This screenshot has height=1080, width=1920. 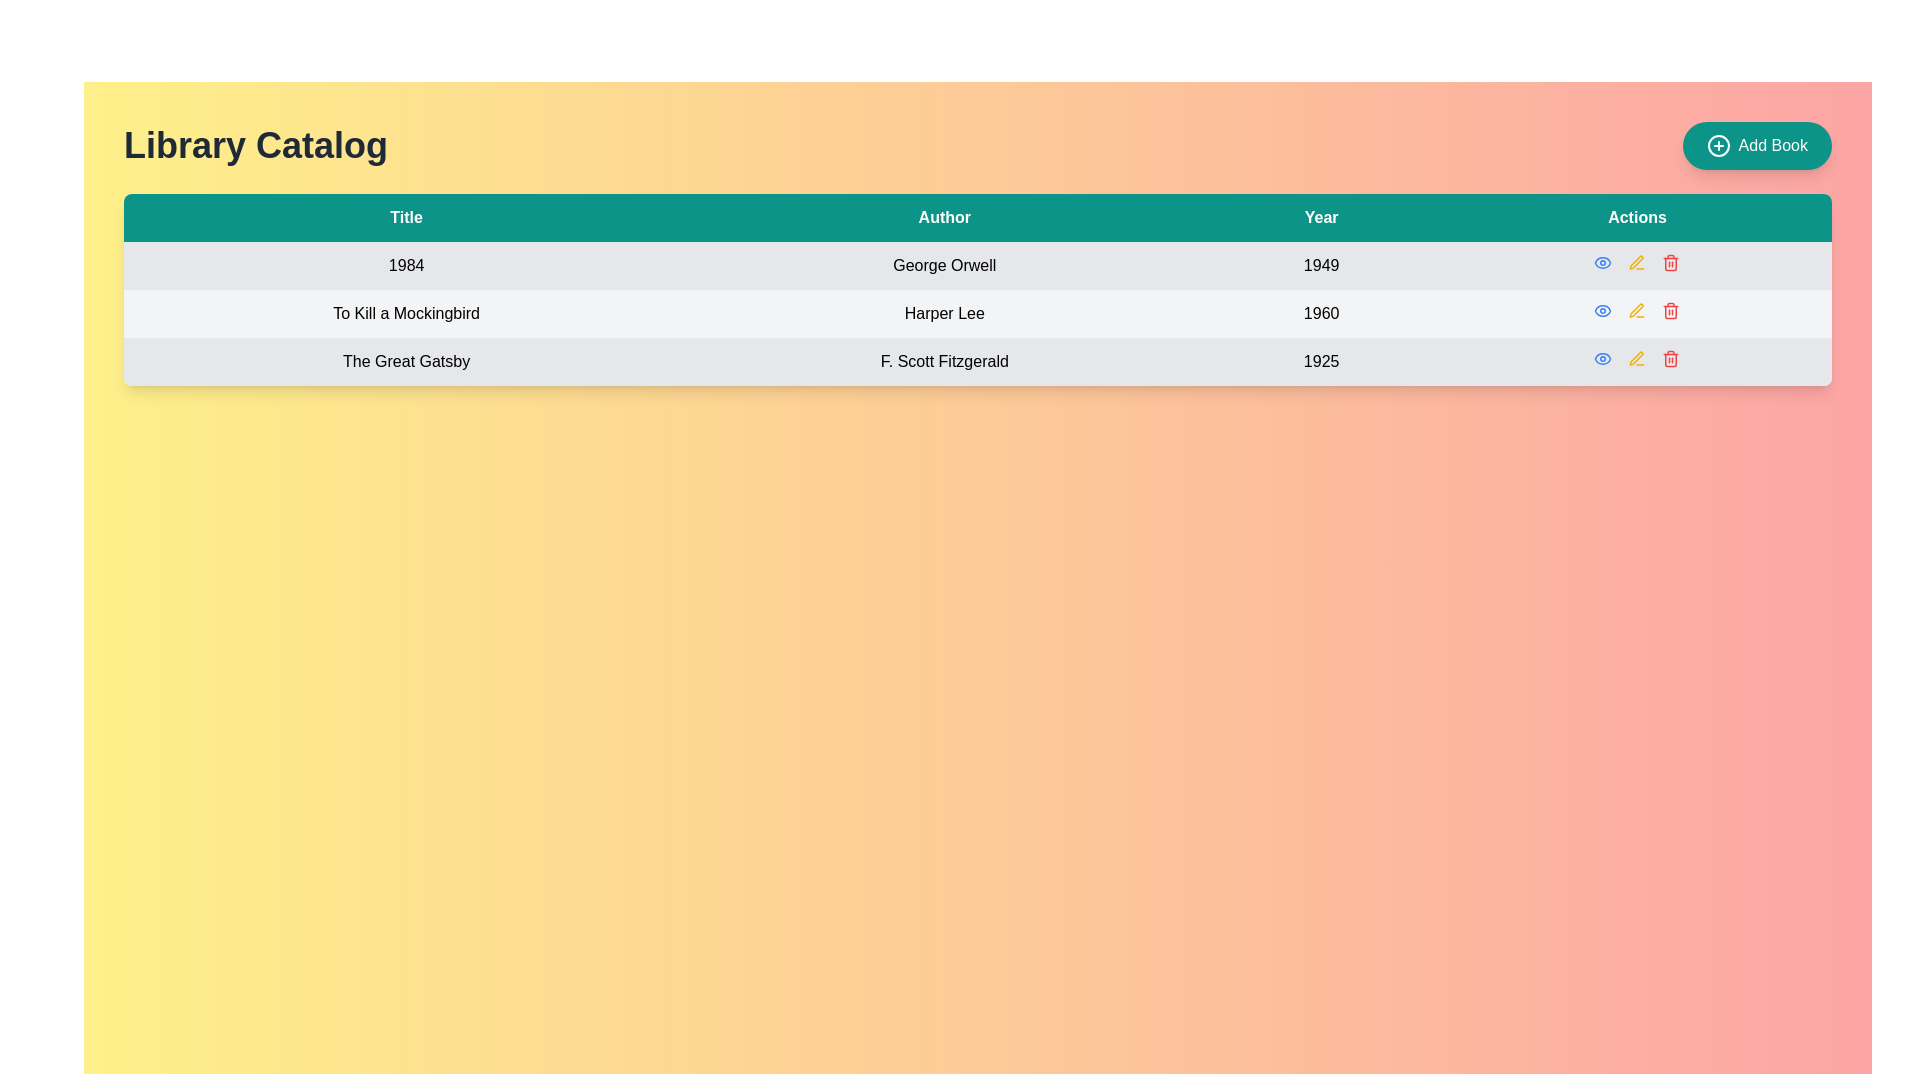 I want to click on the decorative circular shape within the 'Add Book' button located in the top-right corner of the interface, so click(x=1717, y=145).